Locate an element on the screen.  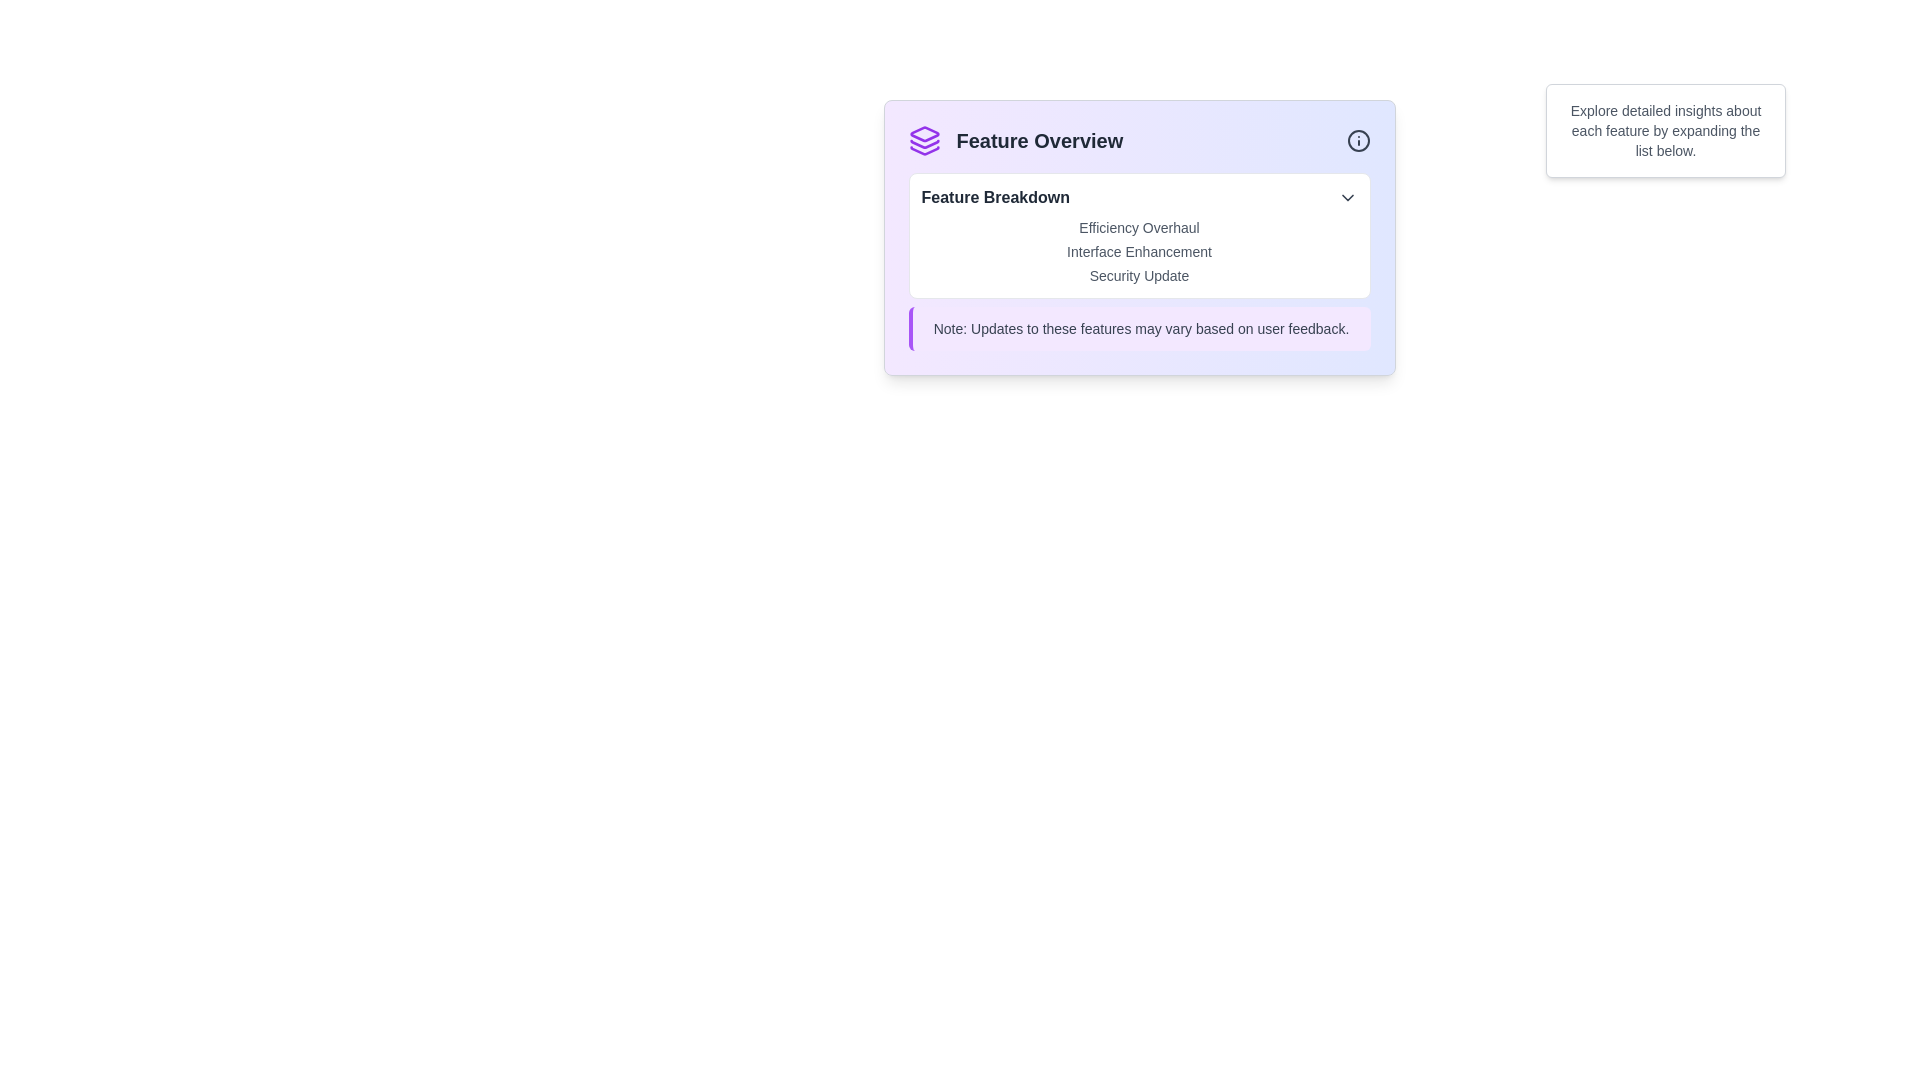
the chevron-down icon located on the right side of the 'Feature Breakdown' header is located at coordinates (1347, 197).